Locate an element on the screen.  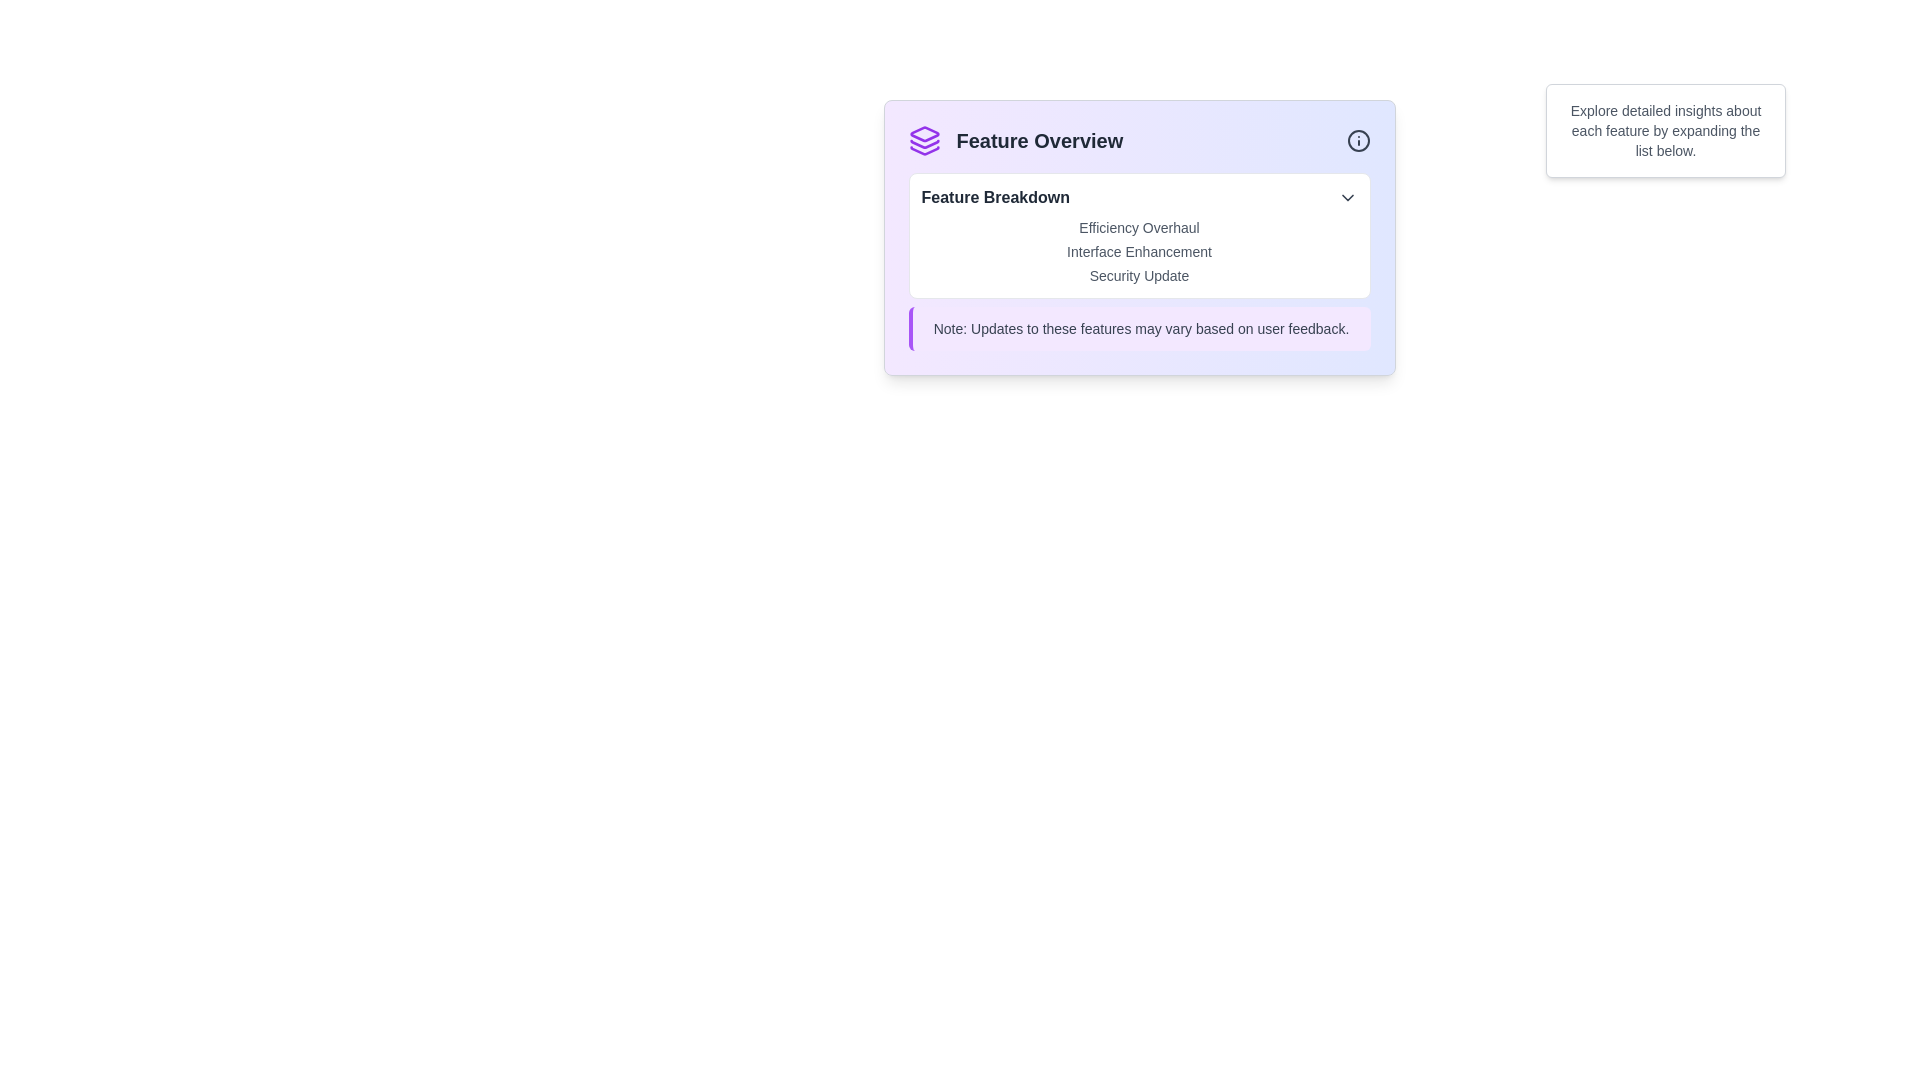
the chevron-down icon located on the right side of the 'Feature Breakdown' header is located at coordinates (1347, 197).